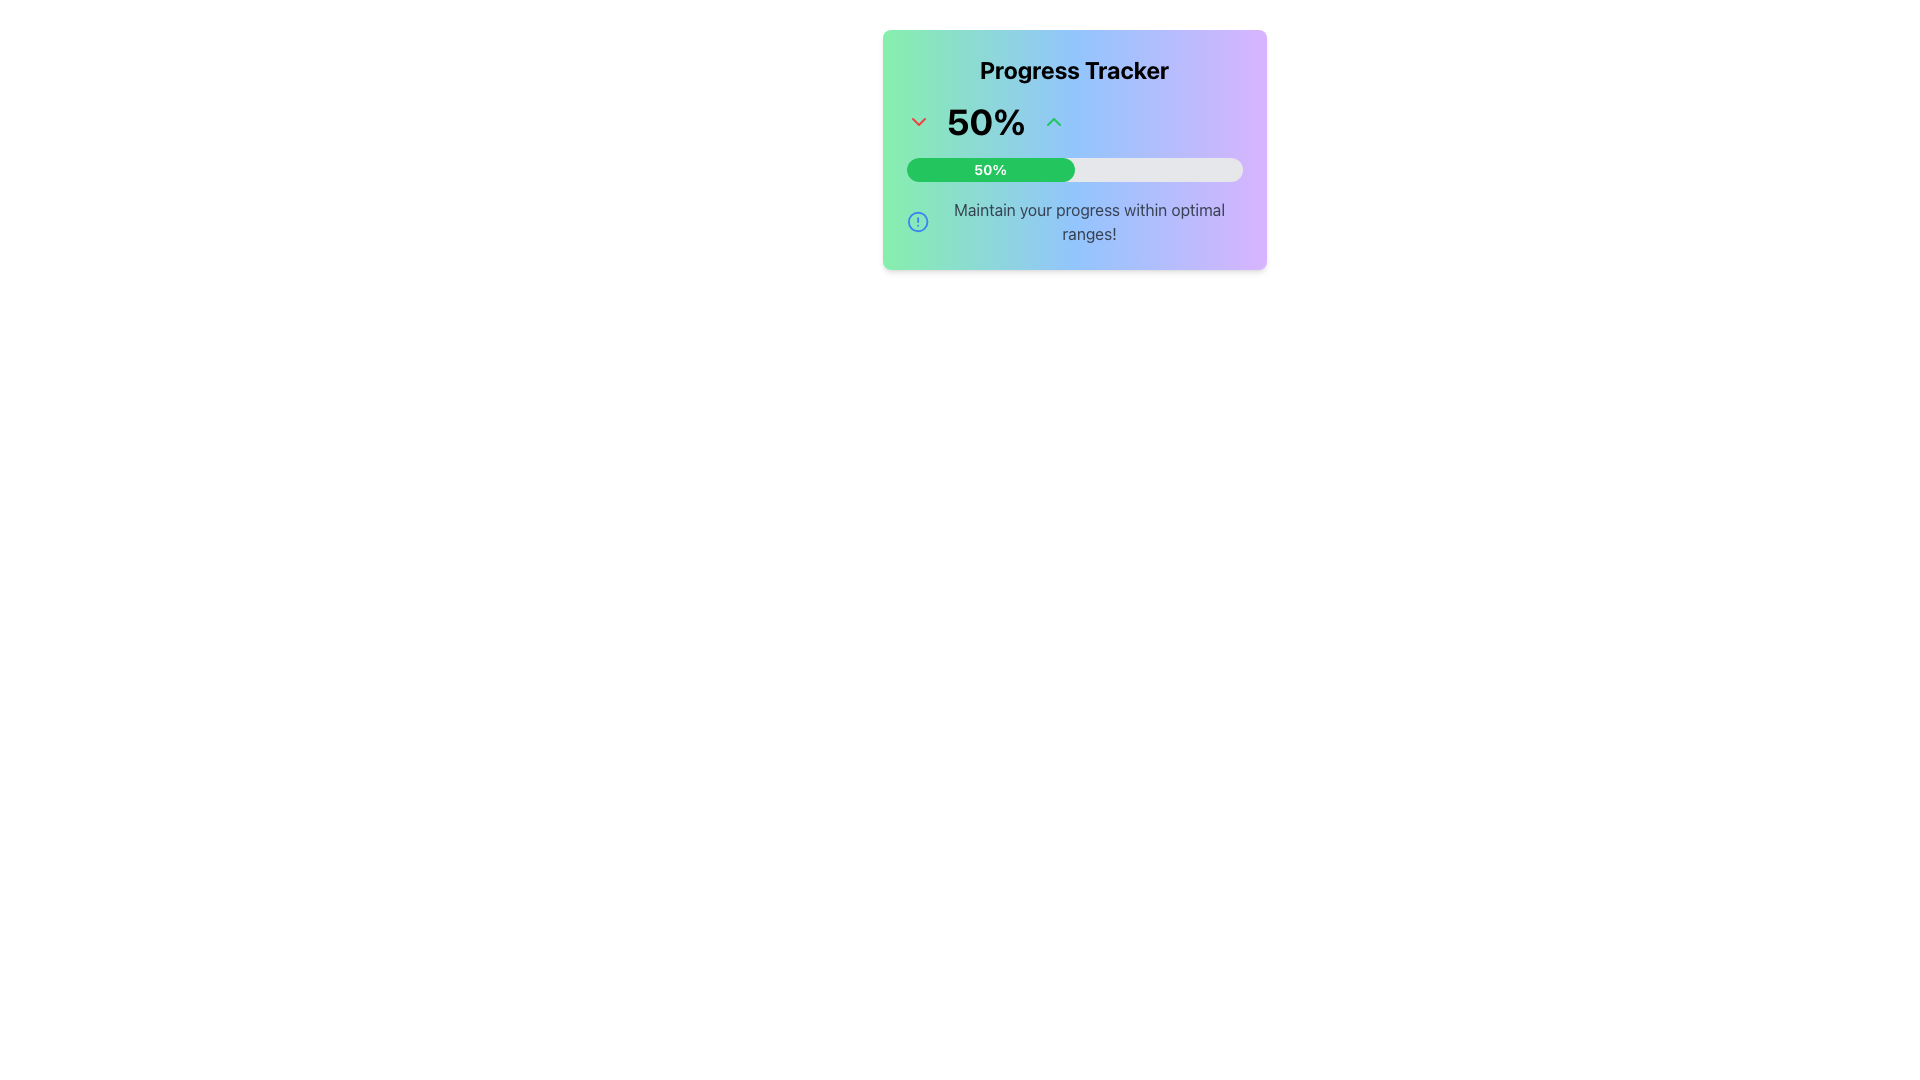 This screenshot has width=1920, height=1080. Describe the element at coordinates (1073, 168) in the screenshot. I see `the progress visually on the Progress Bar located below the '50%' text within the 'Progress Tracker' card` at that location.